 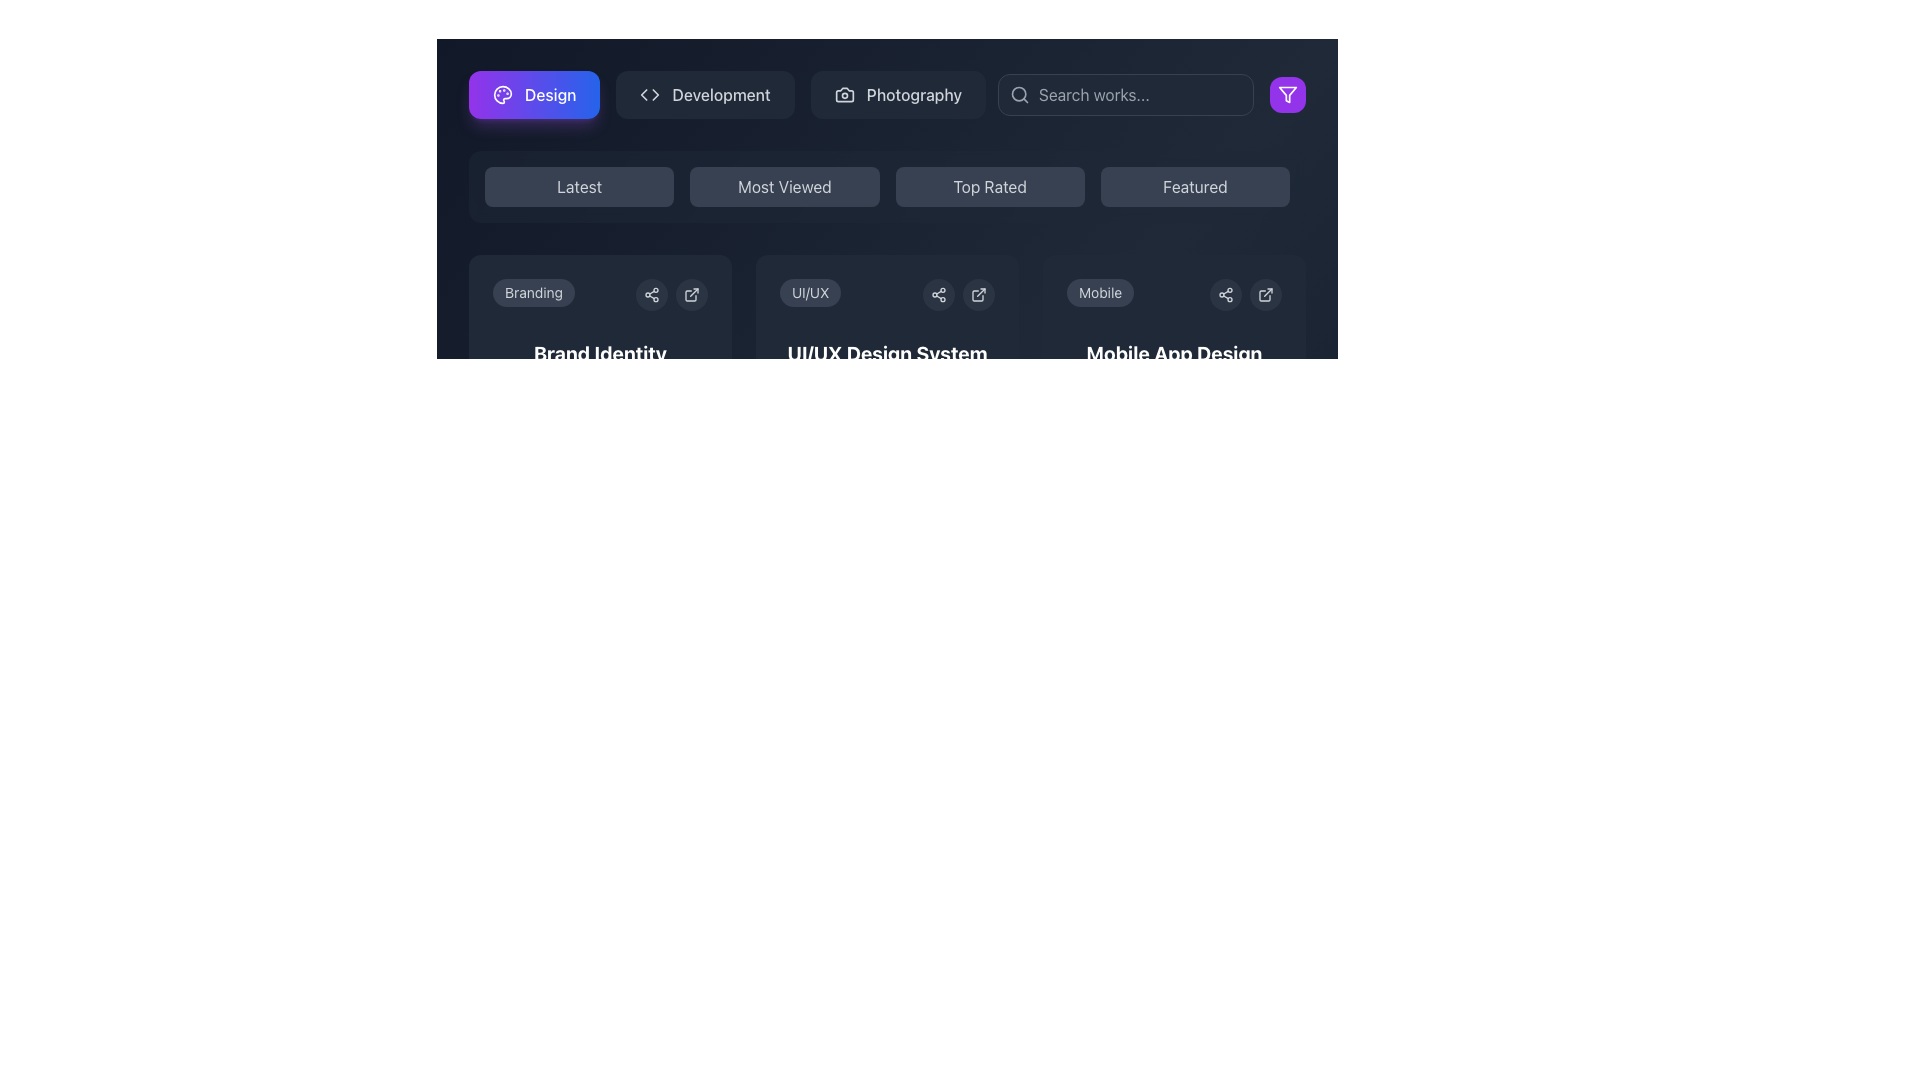 I want to click on the circular gray Icon button with a share symbol located in the top right corner of the UI card labeled 'UI/UX Design System' to share content, so click(x=938, y=294).